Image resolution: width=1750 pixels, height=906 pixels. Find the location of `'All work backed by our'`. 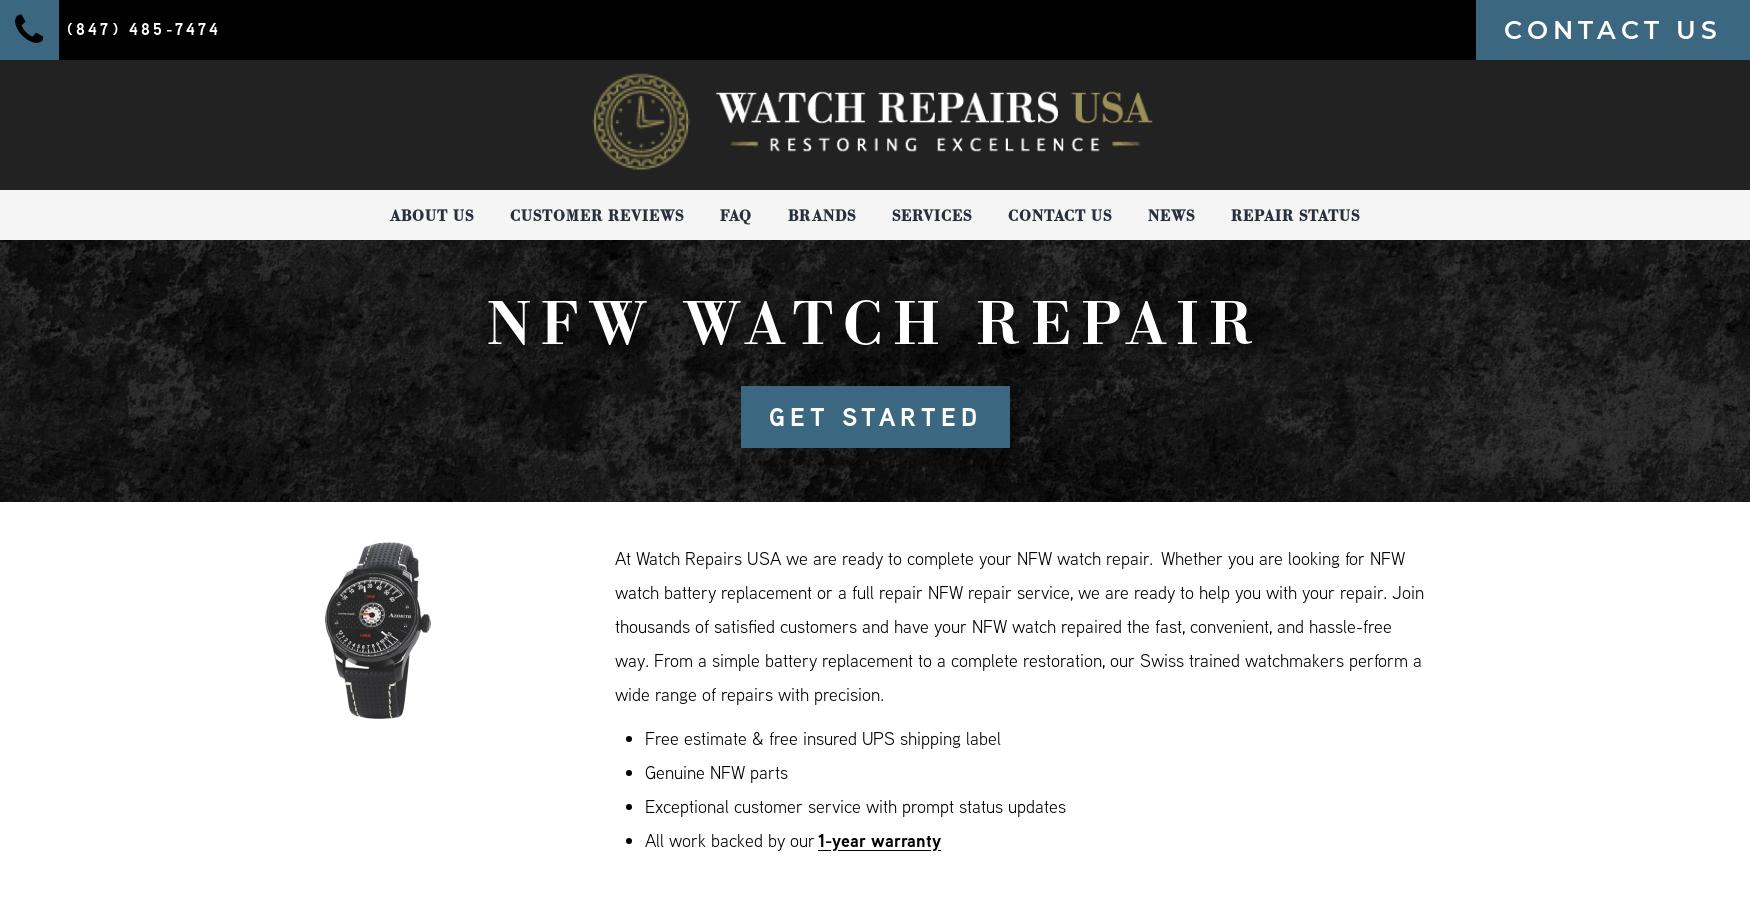

'All work backed by our' is located at coordinates (731, 839).